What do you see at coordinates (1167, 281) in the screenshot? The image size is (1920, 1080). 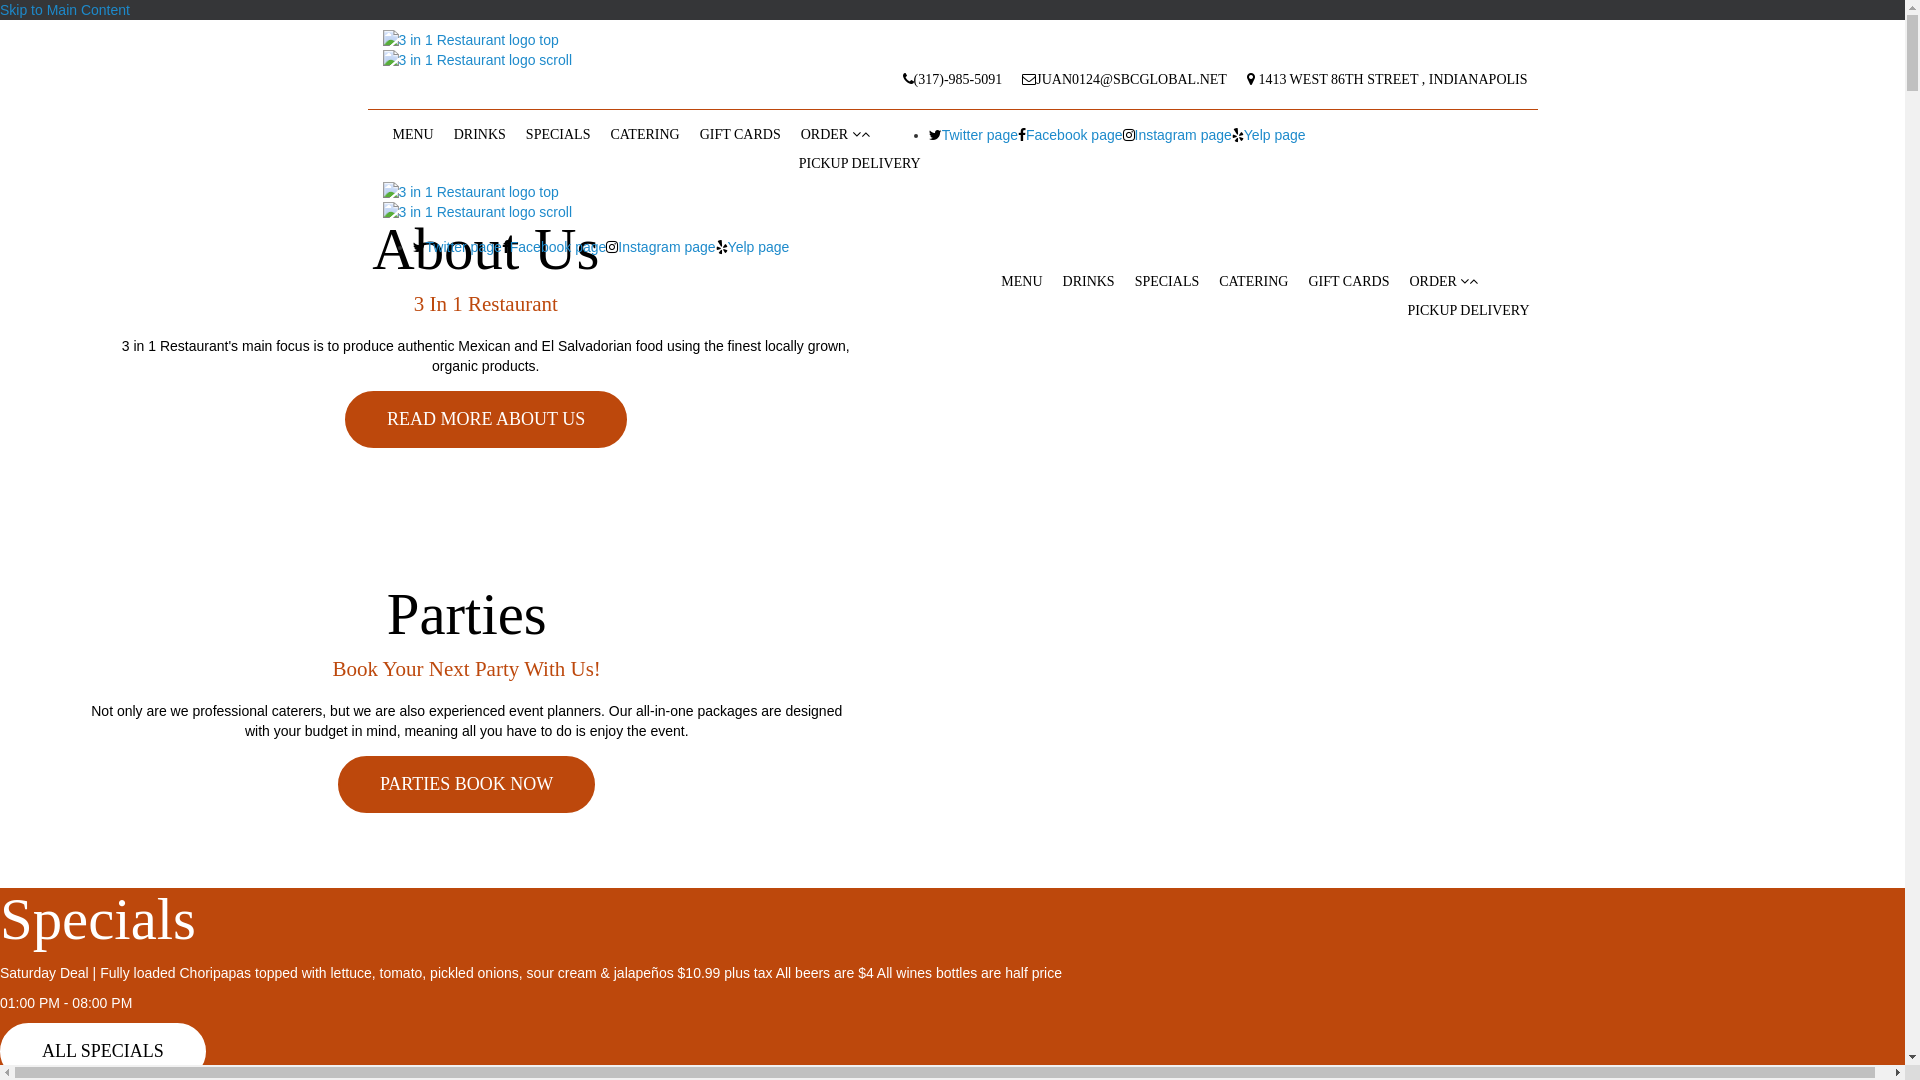 I see `'SPECIALS'` at bounding box center [1167, 281].